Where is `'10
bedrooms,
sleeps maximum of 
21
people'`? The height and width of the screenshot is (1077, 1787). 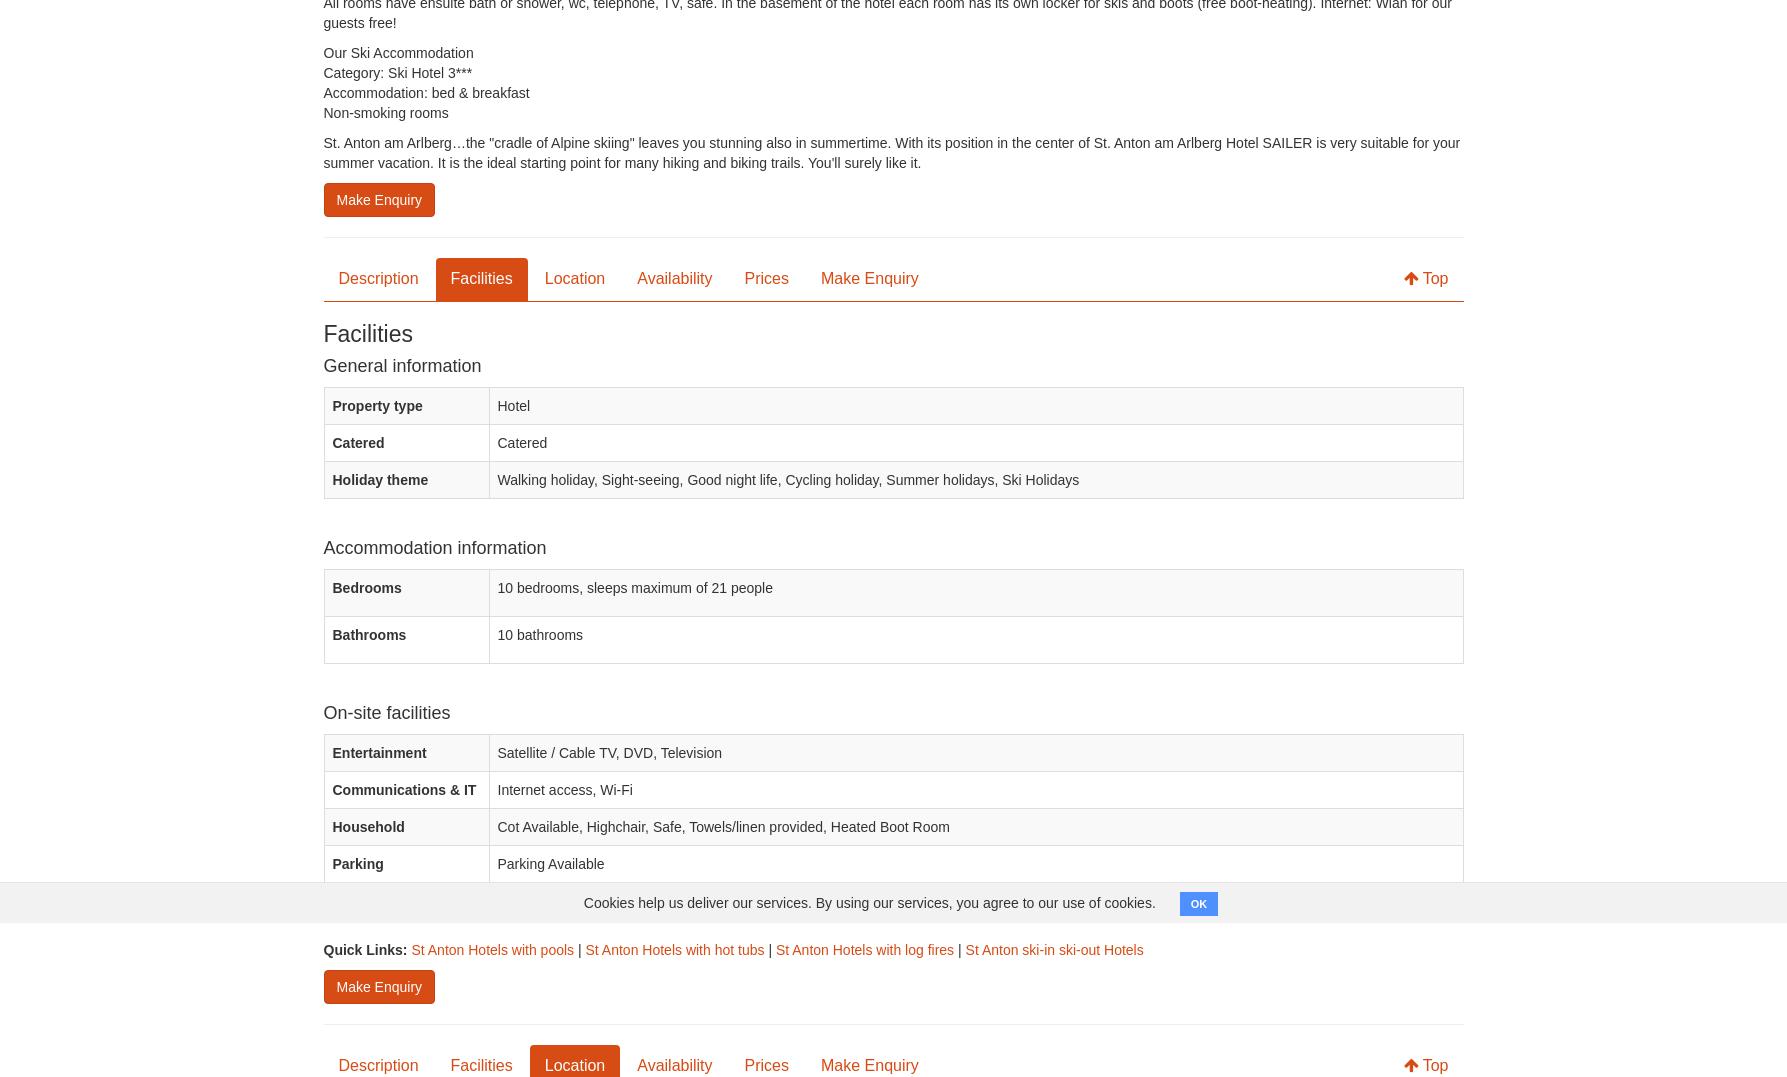
'10
bedrooms,
sleeps maximum of 
21
people' is located at coordinates (496, 585).